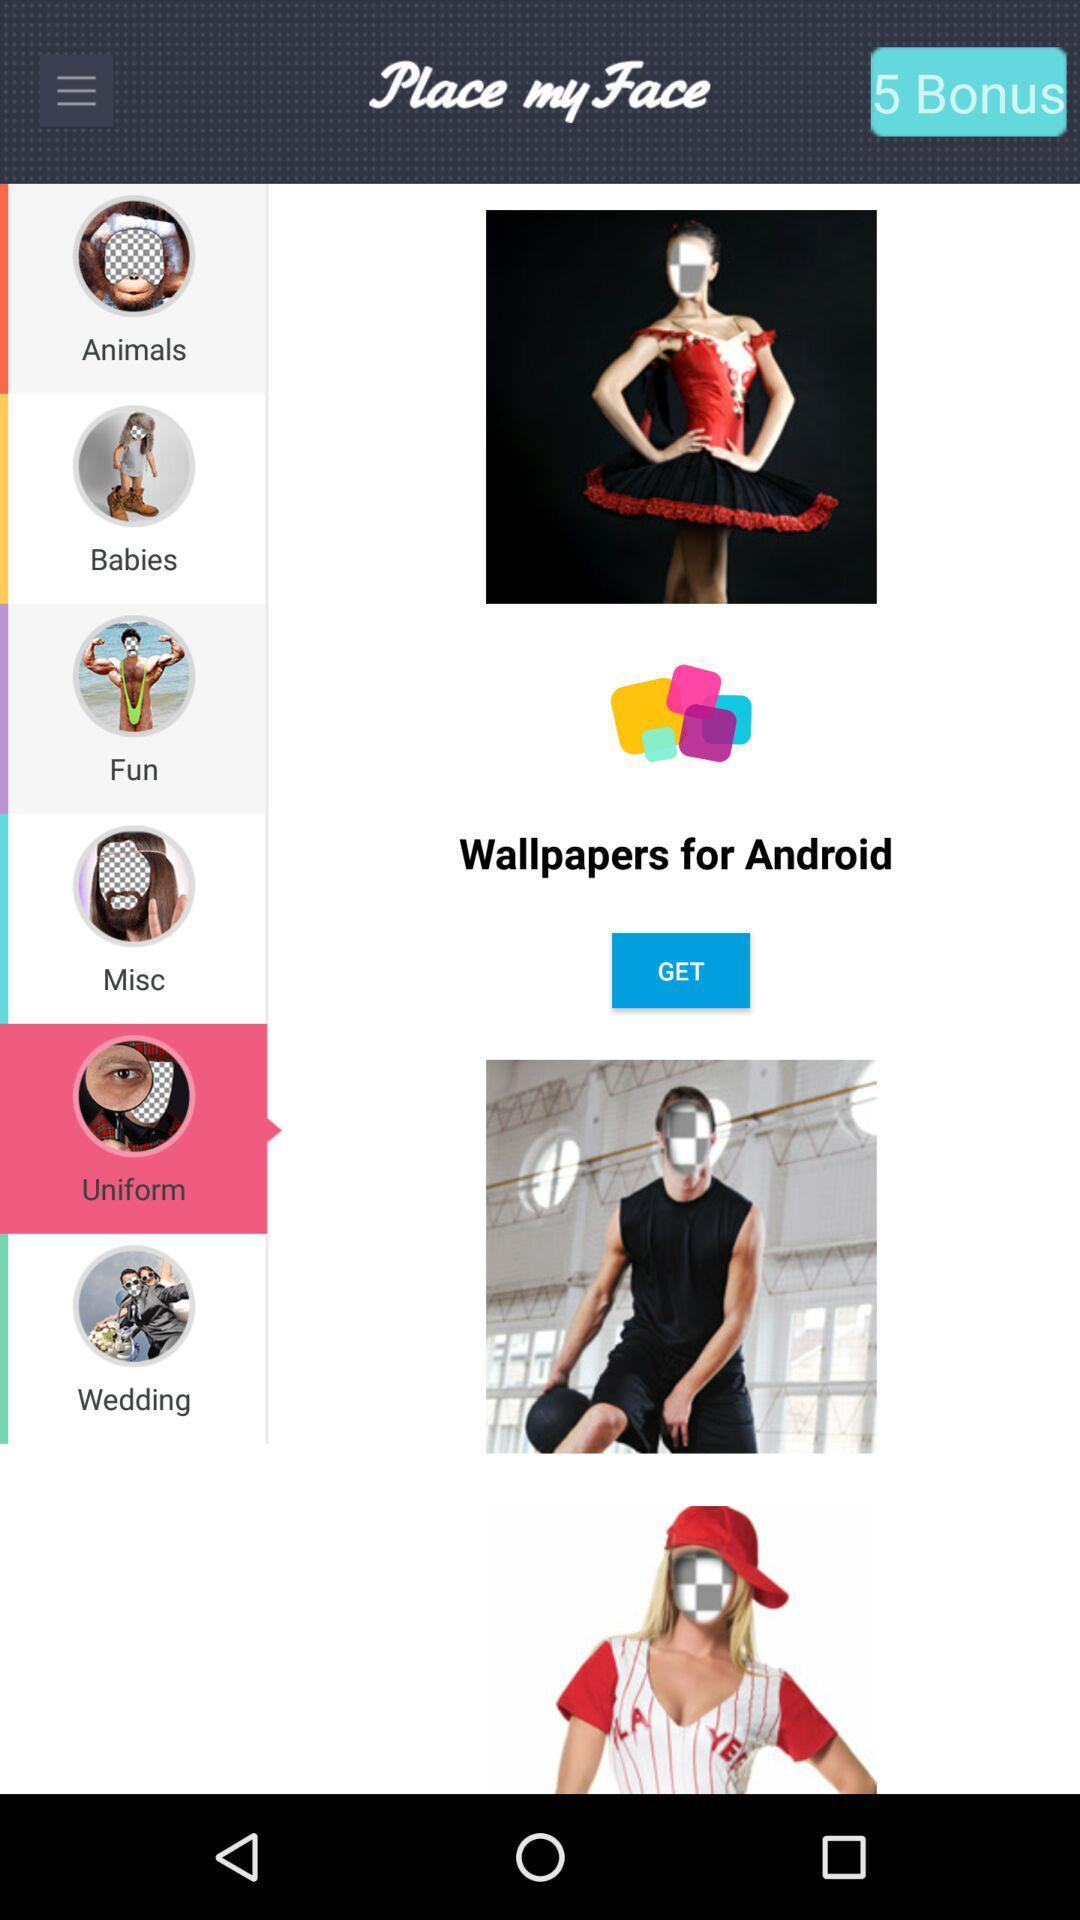 This screenshot has height=1920, width=1080. Describe the element at coordinates (75, 90) in the screenshot. I see `the menu bar` at that location.